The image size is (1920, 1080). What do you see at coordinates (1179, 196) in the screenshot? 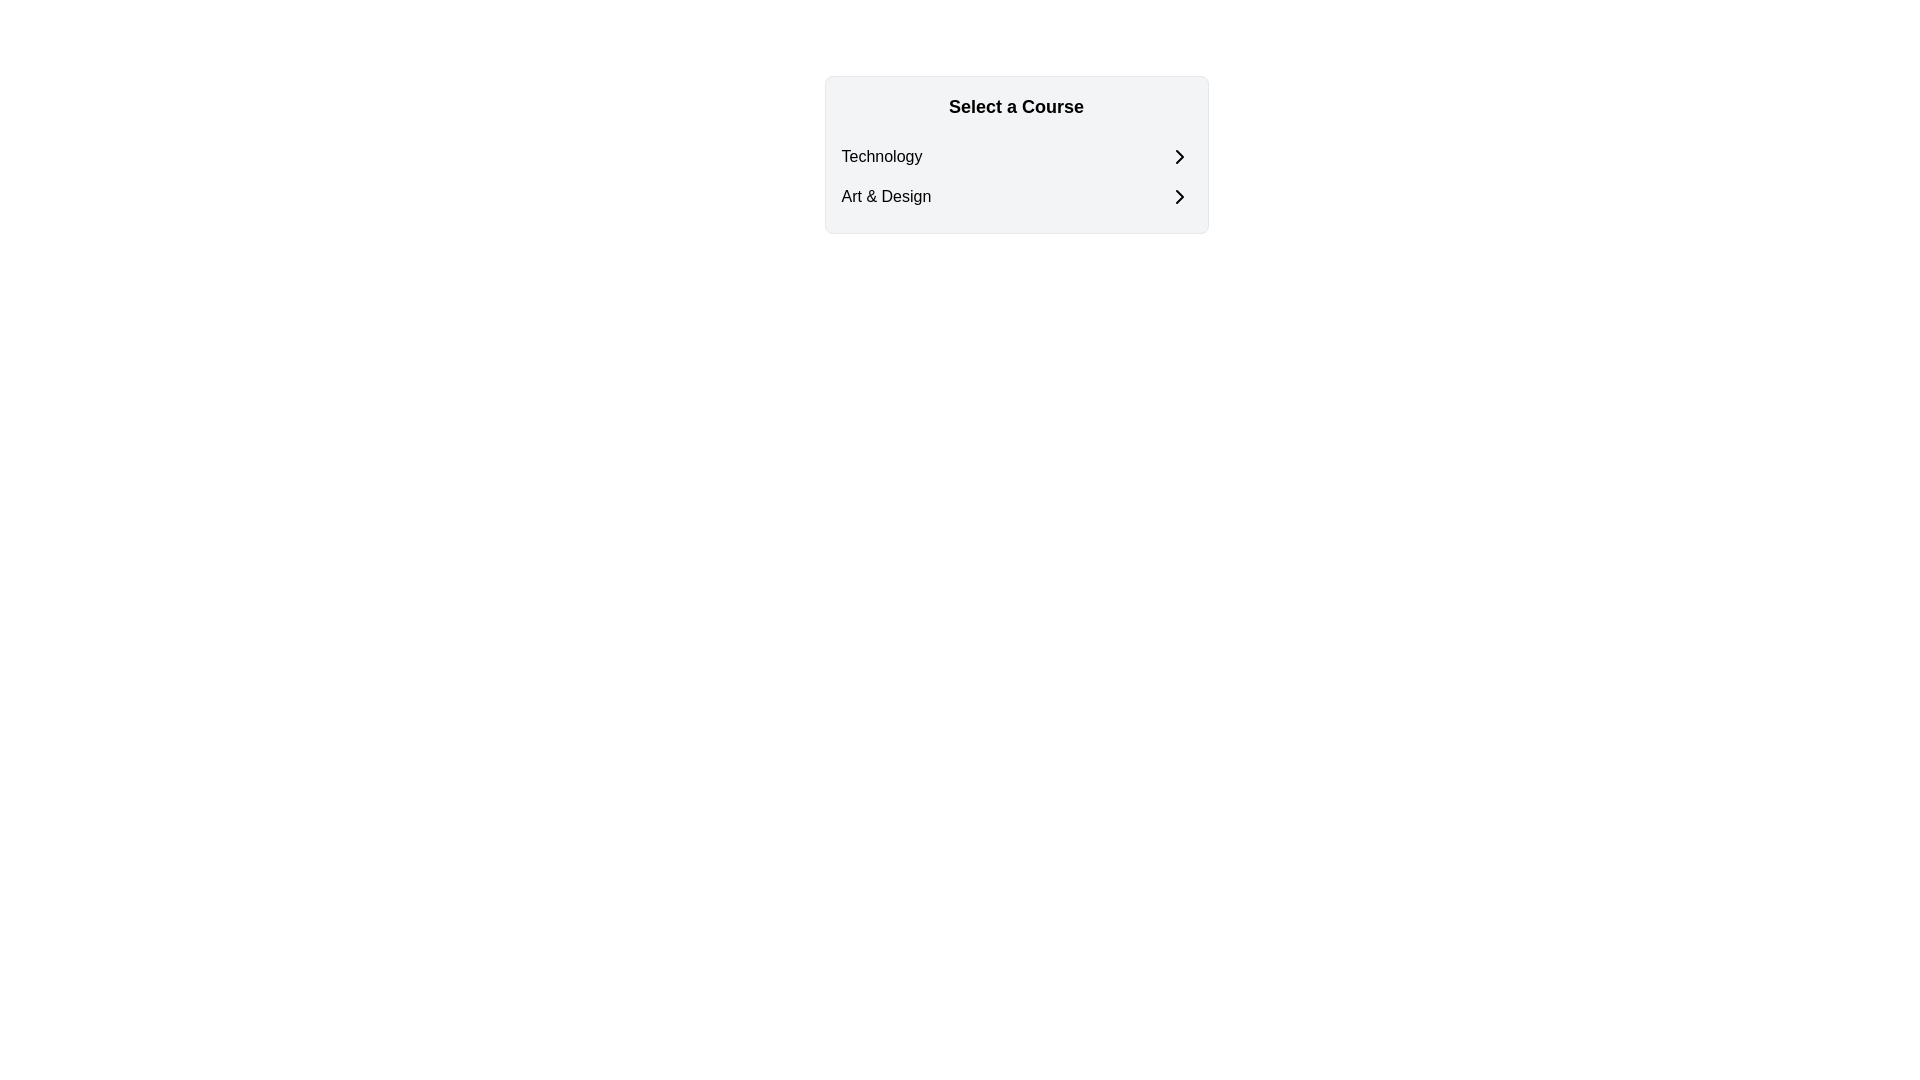
I see `the chevron icon located at the far-right end of the 'Art & Design' button` at bounding box center [1179, 196].